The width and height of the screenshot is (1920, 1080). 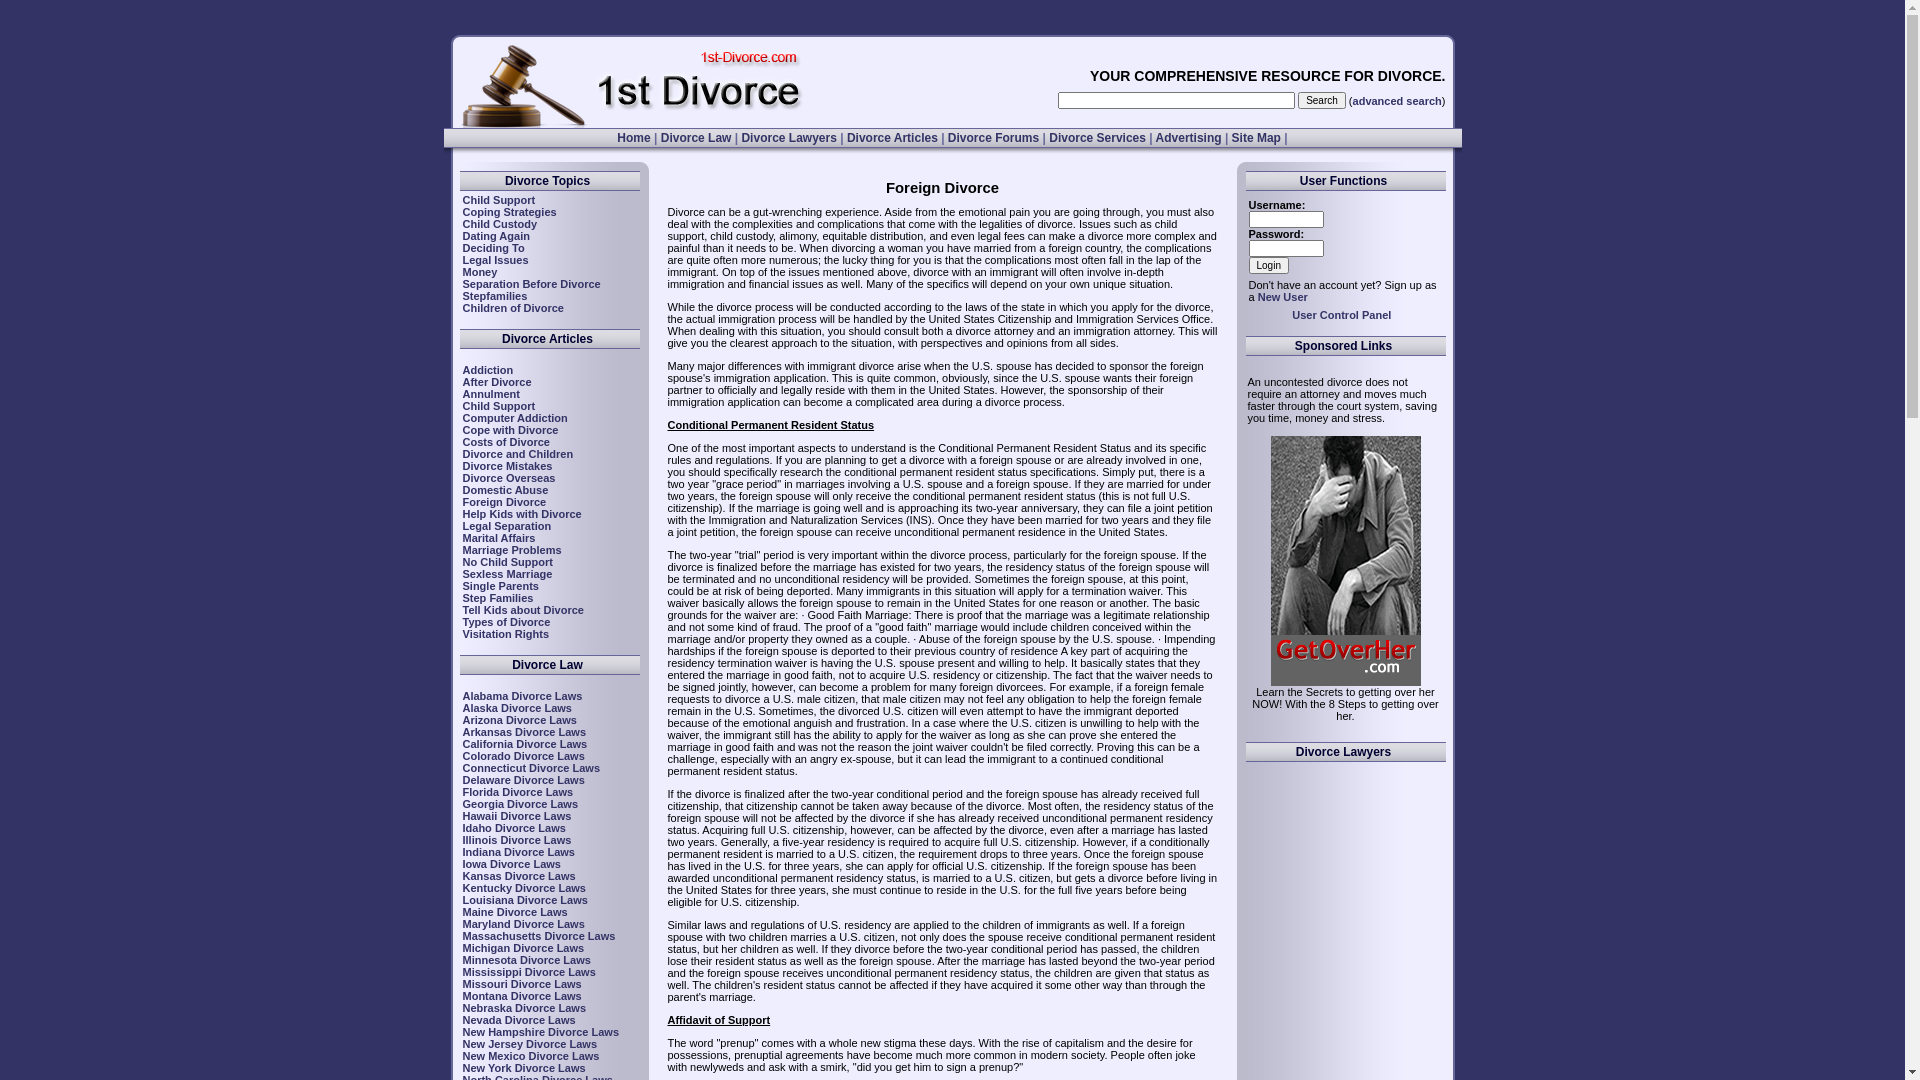 I want to click on 'Dating Again', so click(x=460, y=234).